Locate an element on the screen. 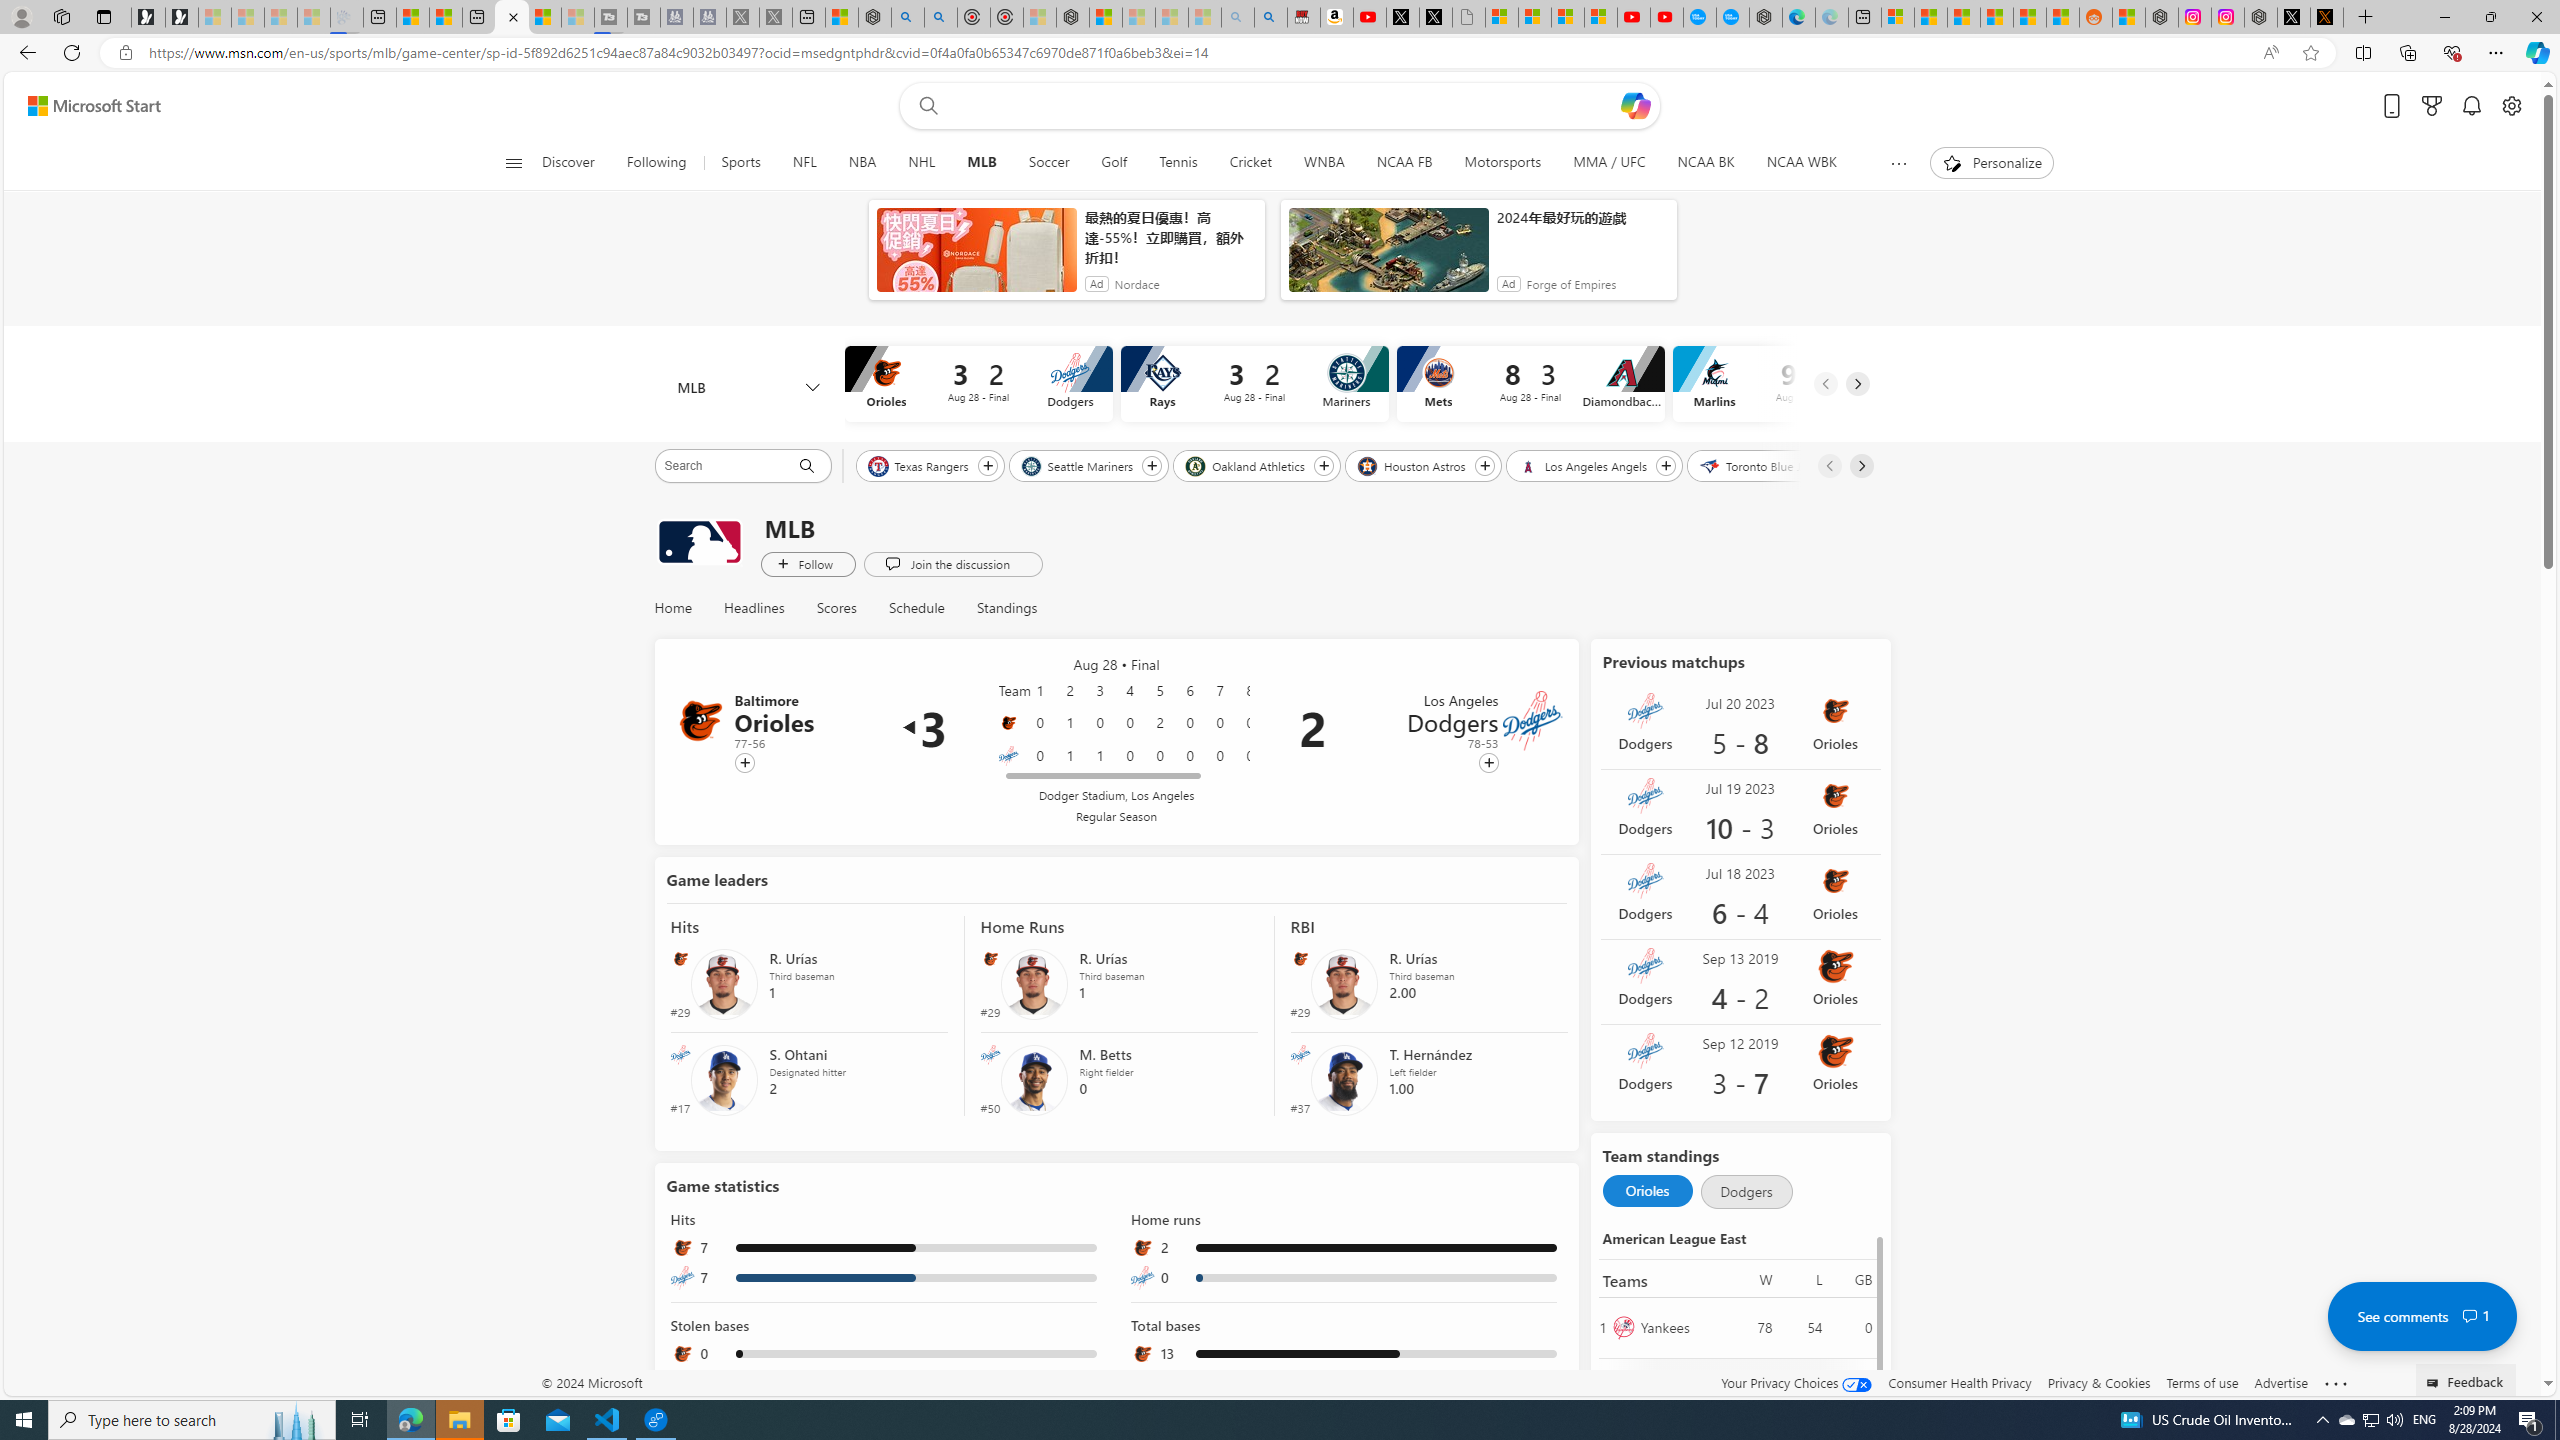  'Mets 8 vs Diamondbacks 3Final Date Aug 28' is located at coordinates (1528, 382).